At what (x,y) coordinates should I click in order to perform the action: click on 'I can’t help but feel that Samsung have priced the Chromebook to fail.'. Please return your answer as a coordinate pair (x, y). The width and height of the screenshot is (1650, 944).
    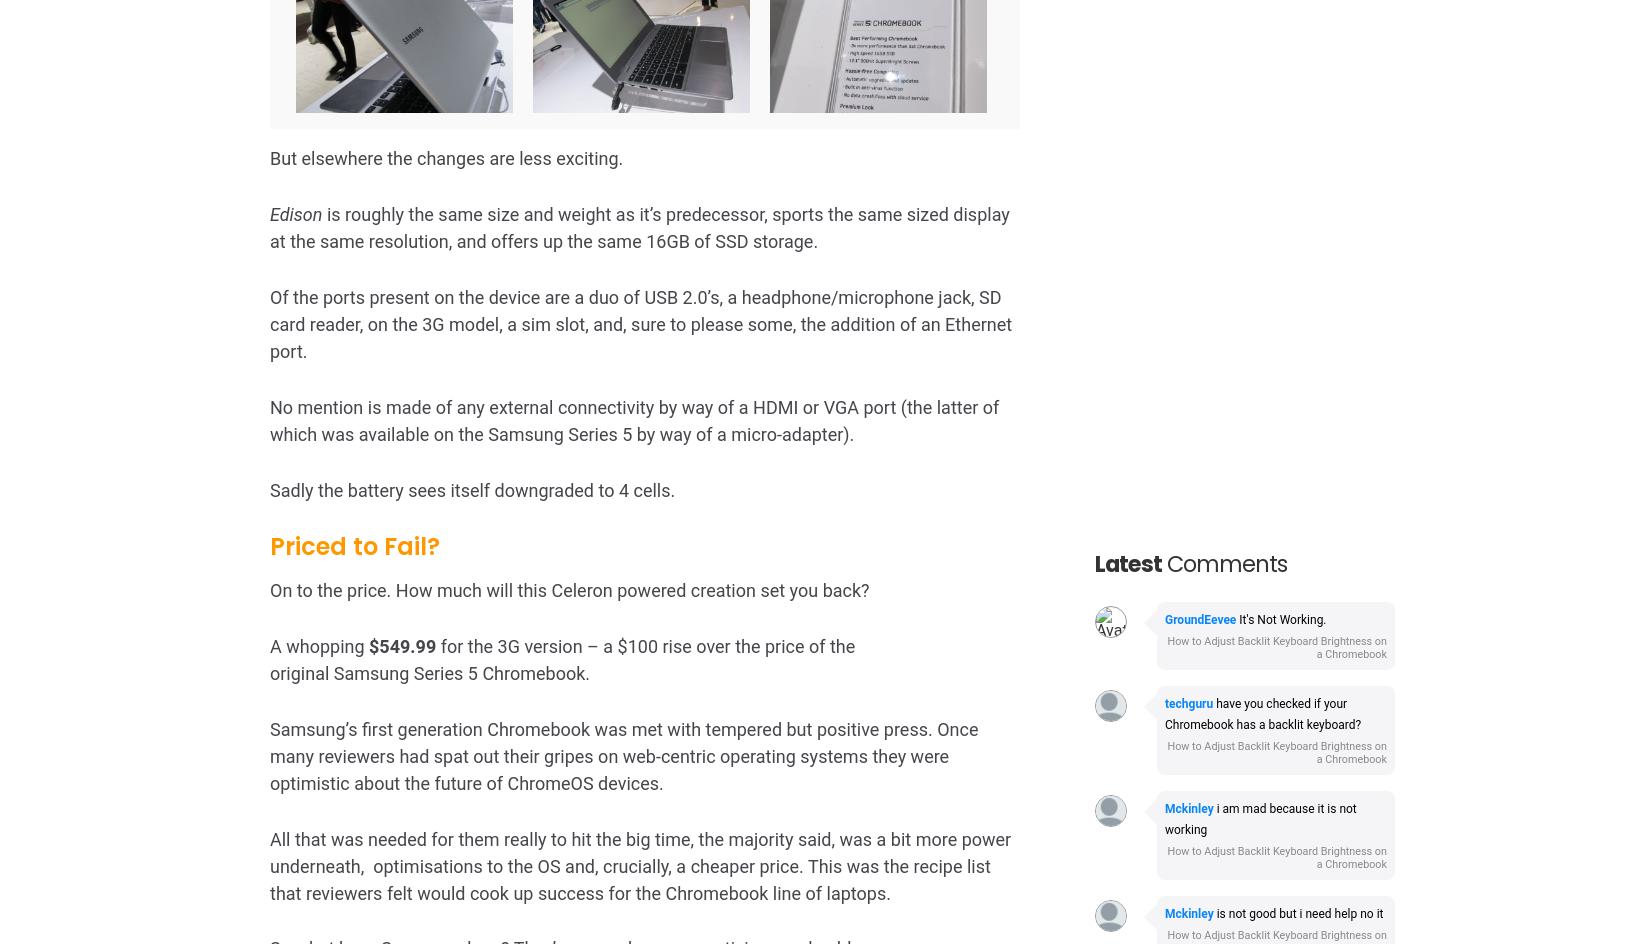
    Looking at the image, I should click on (545, 413).